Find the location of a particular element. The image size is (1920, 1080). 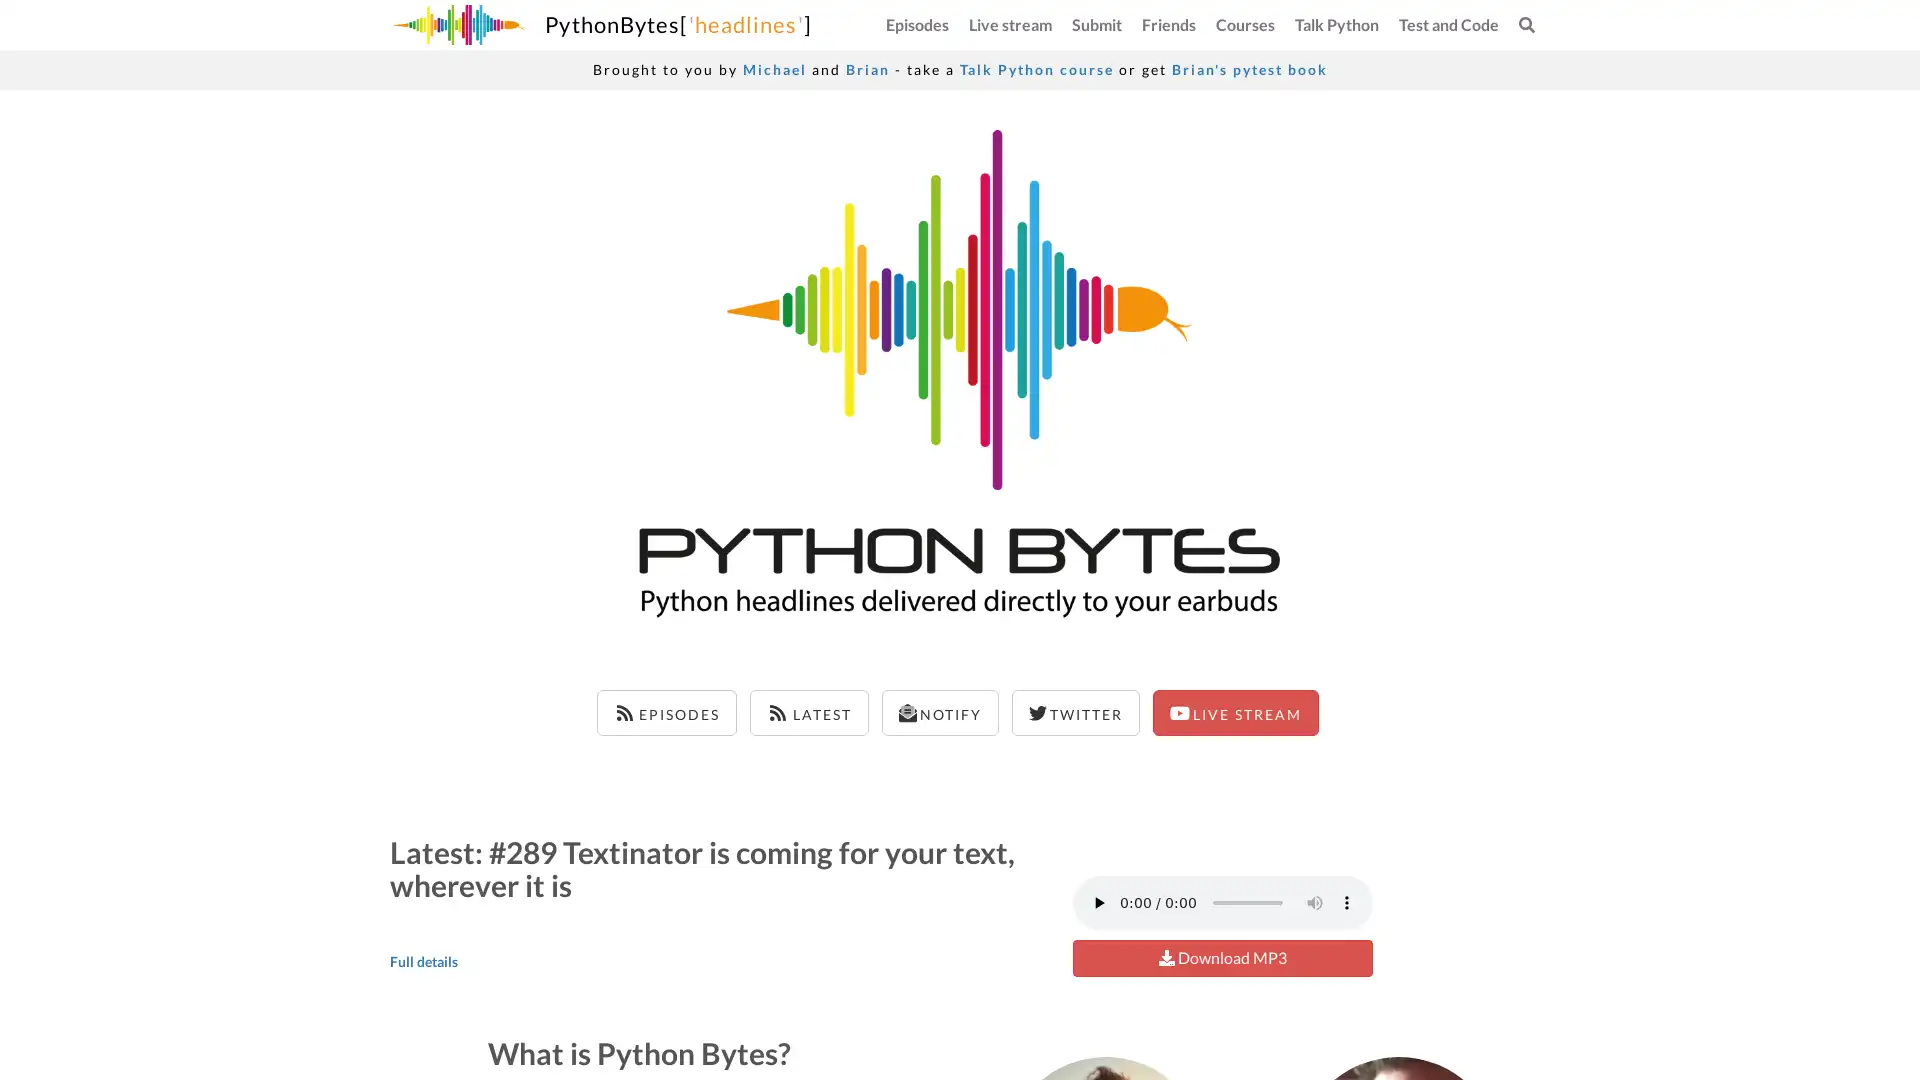

mute is located at coordinates (1314, 902).